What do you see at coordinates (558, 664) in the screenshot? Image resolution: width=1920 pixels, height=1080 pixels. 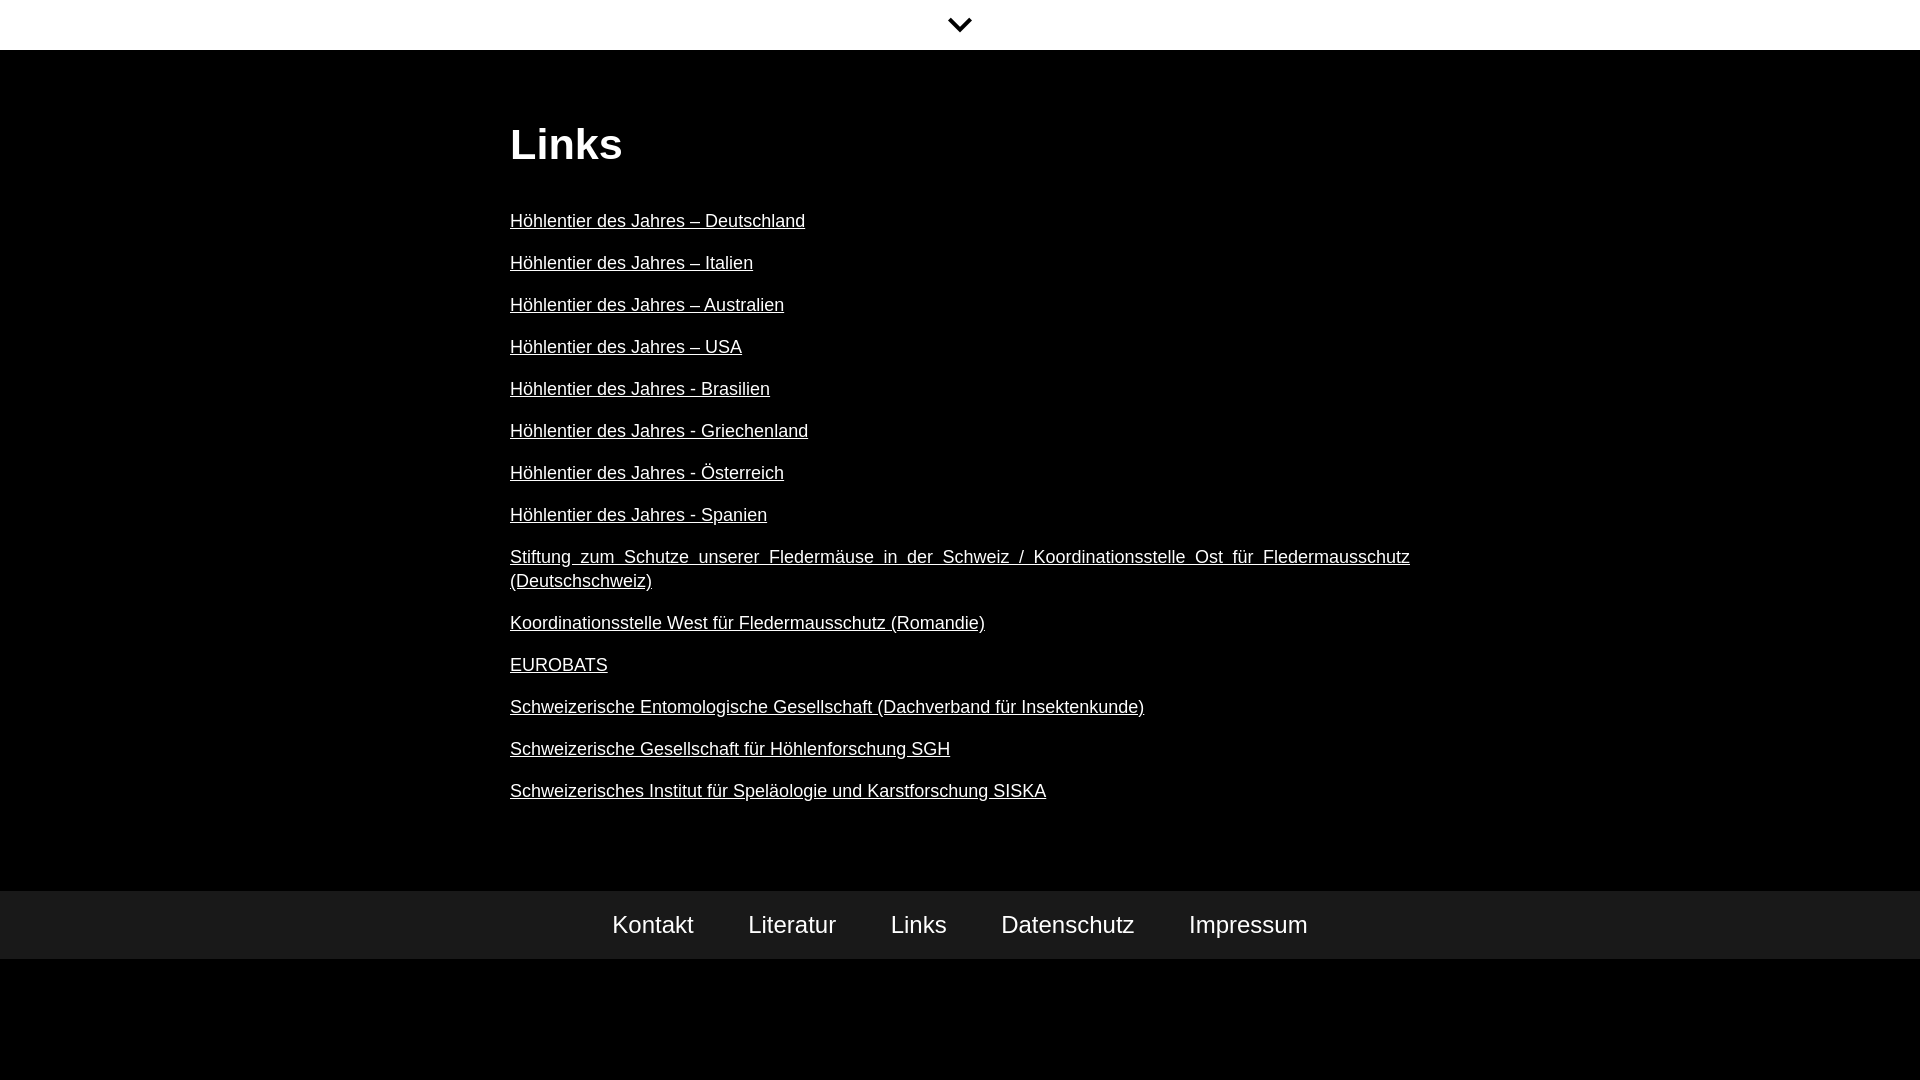 I see `'EUROBATS'` at bounding box center [558, 664].